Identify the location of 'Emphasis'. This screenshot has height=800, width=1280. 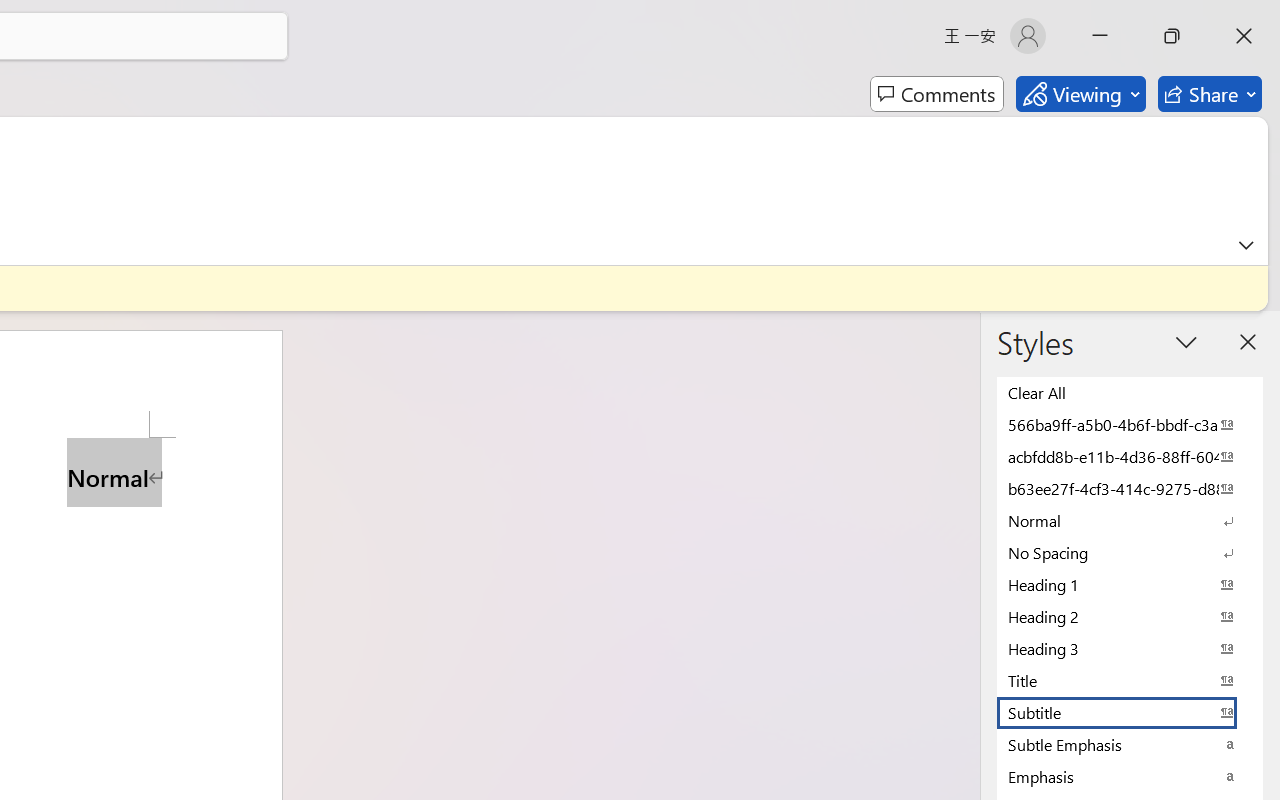
(1130, 775).